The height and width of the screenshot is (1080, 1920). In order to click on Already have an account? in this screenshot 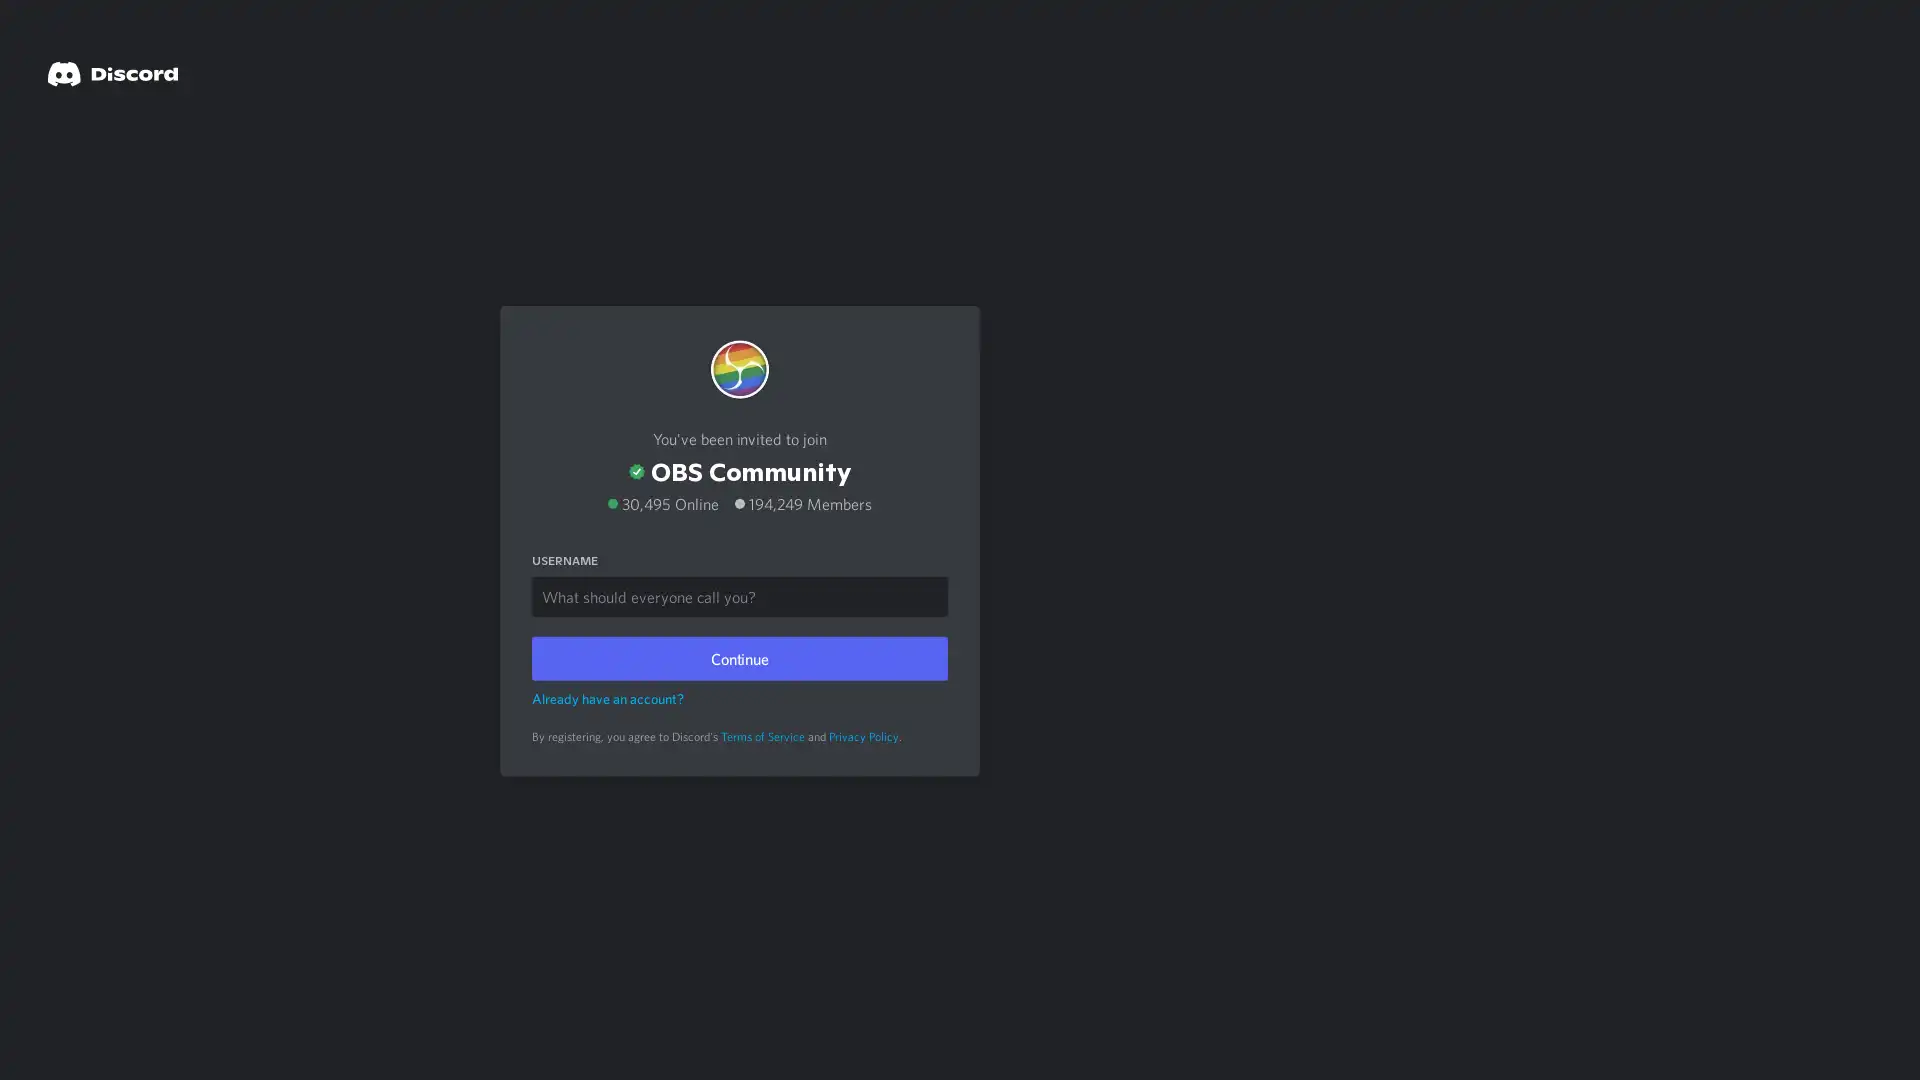, I will do `click(607, 696)`.